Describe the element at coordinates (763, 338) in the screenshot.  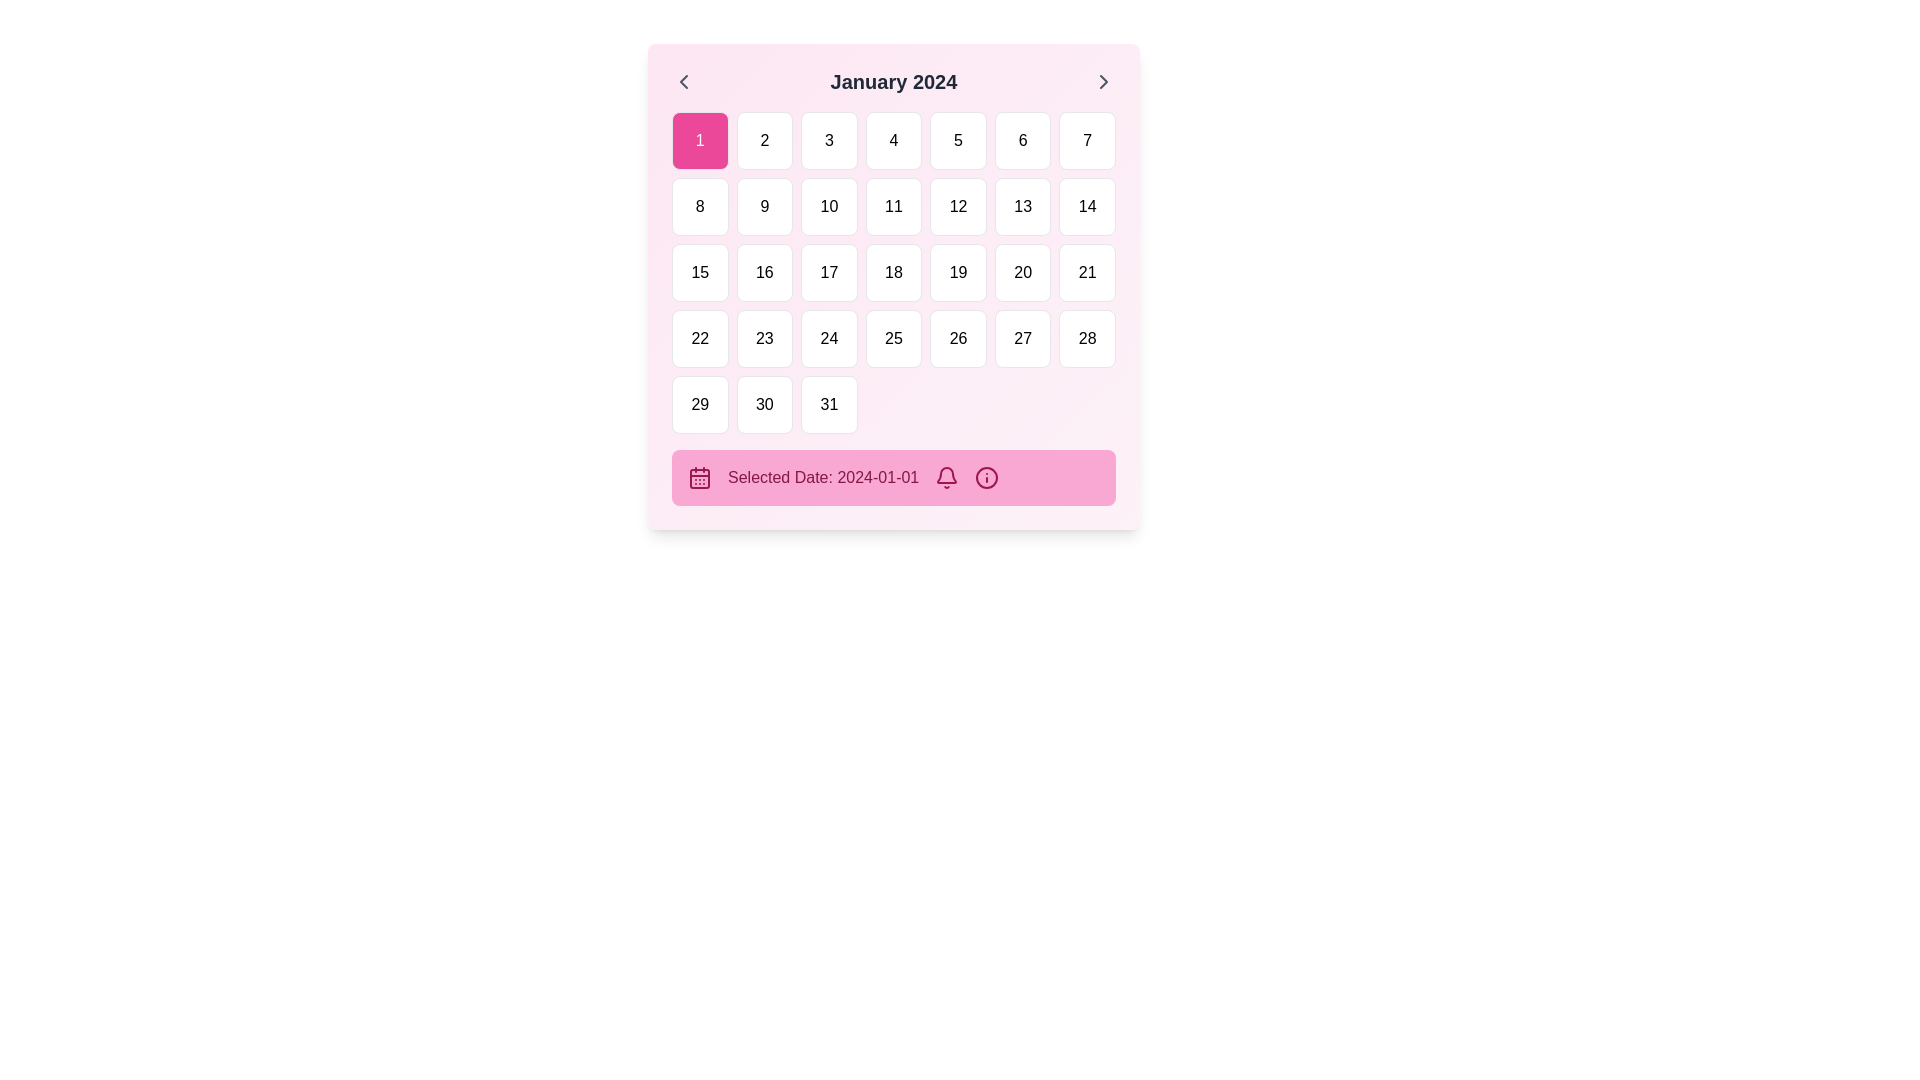
I see `the Calendar Date Tile representing the 23rd day of January 2024, located in the fourth row and third column of the calendar grid` at that location.